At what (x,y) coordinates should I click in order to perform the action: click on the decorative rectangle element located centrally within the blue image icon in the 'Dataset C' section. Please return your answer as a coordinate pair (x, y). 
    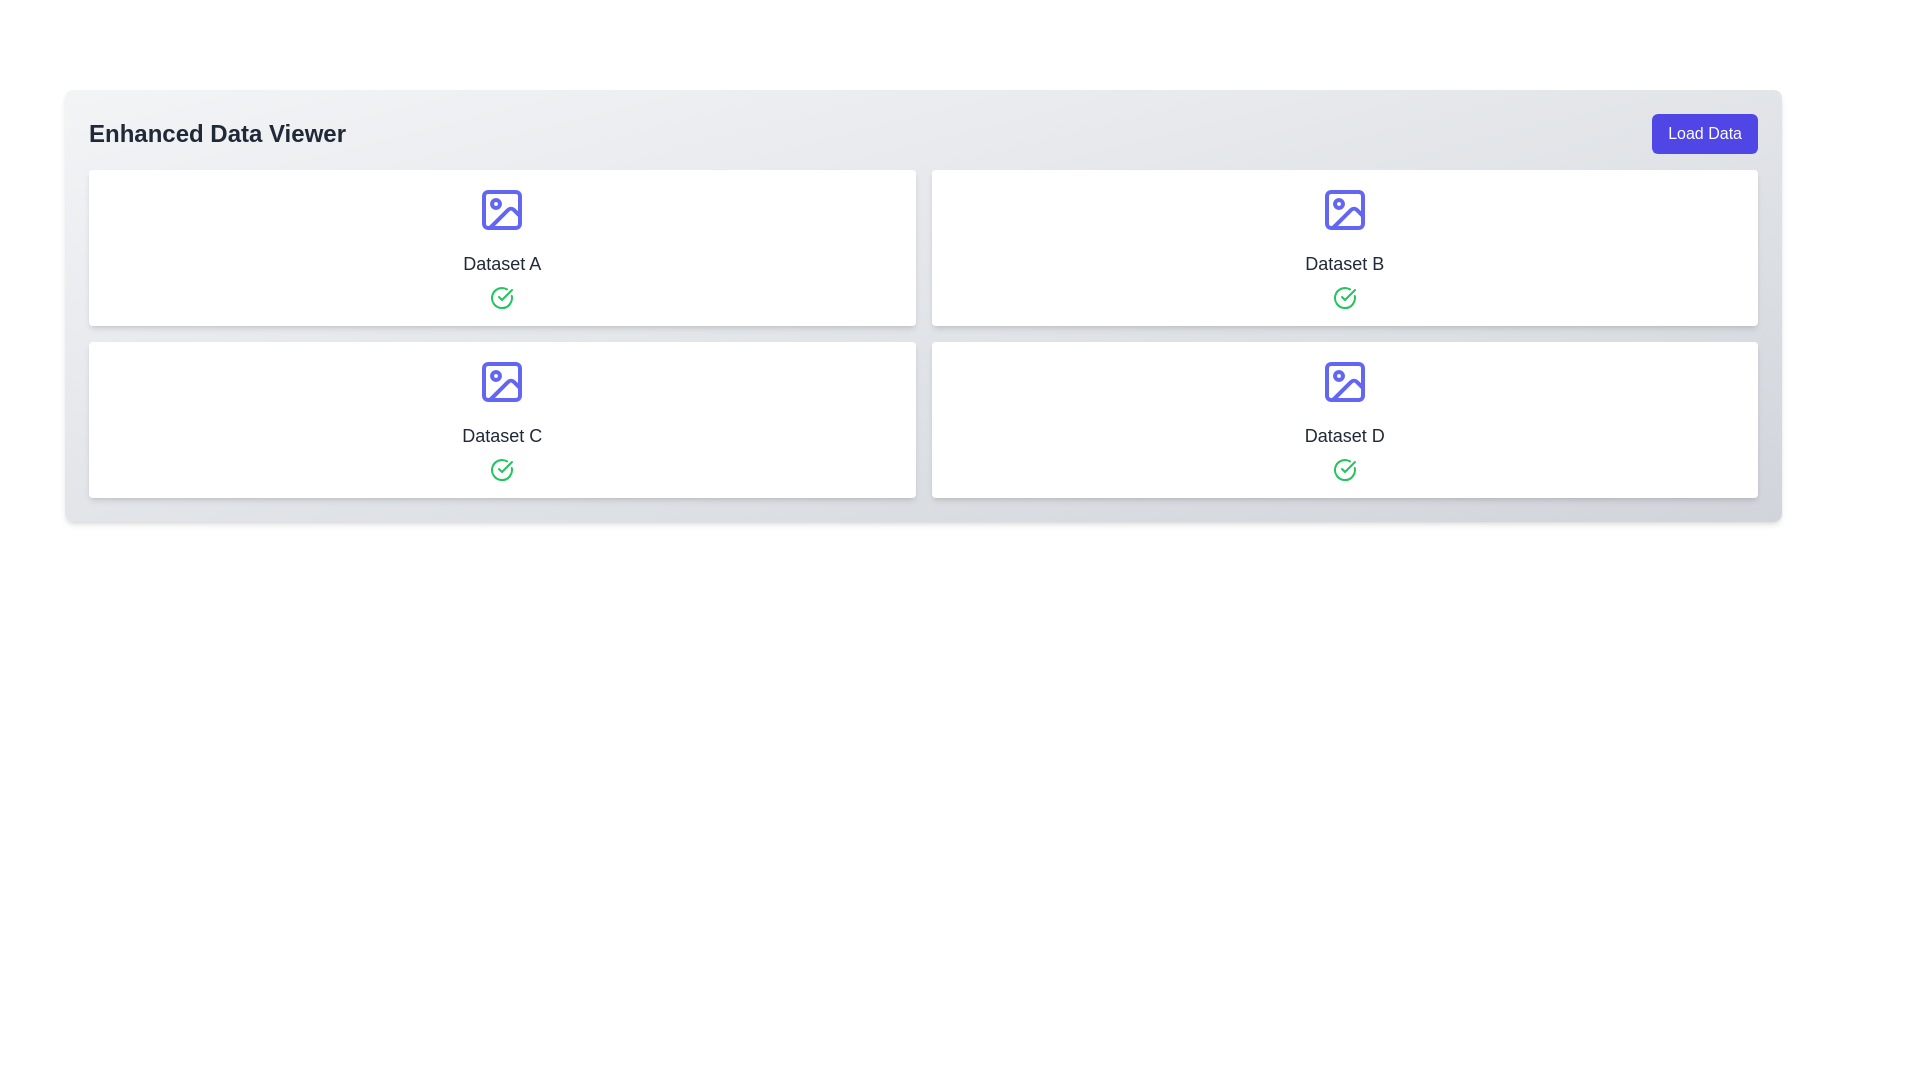
    Looking at the image, I should click on (502, 381).